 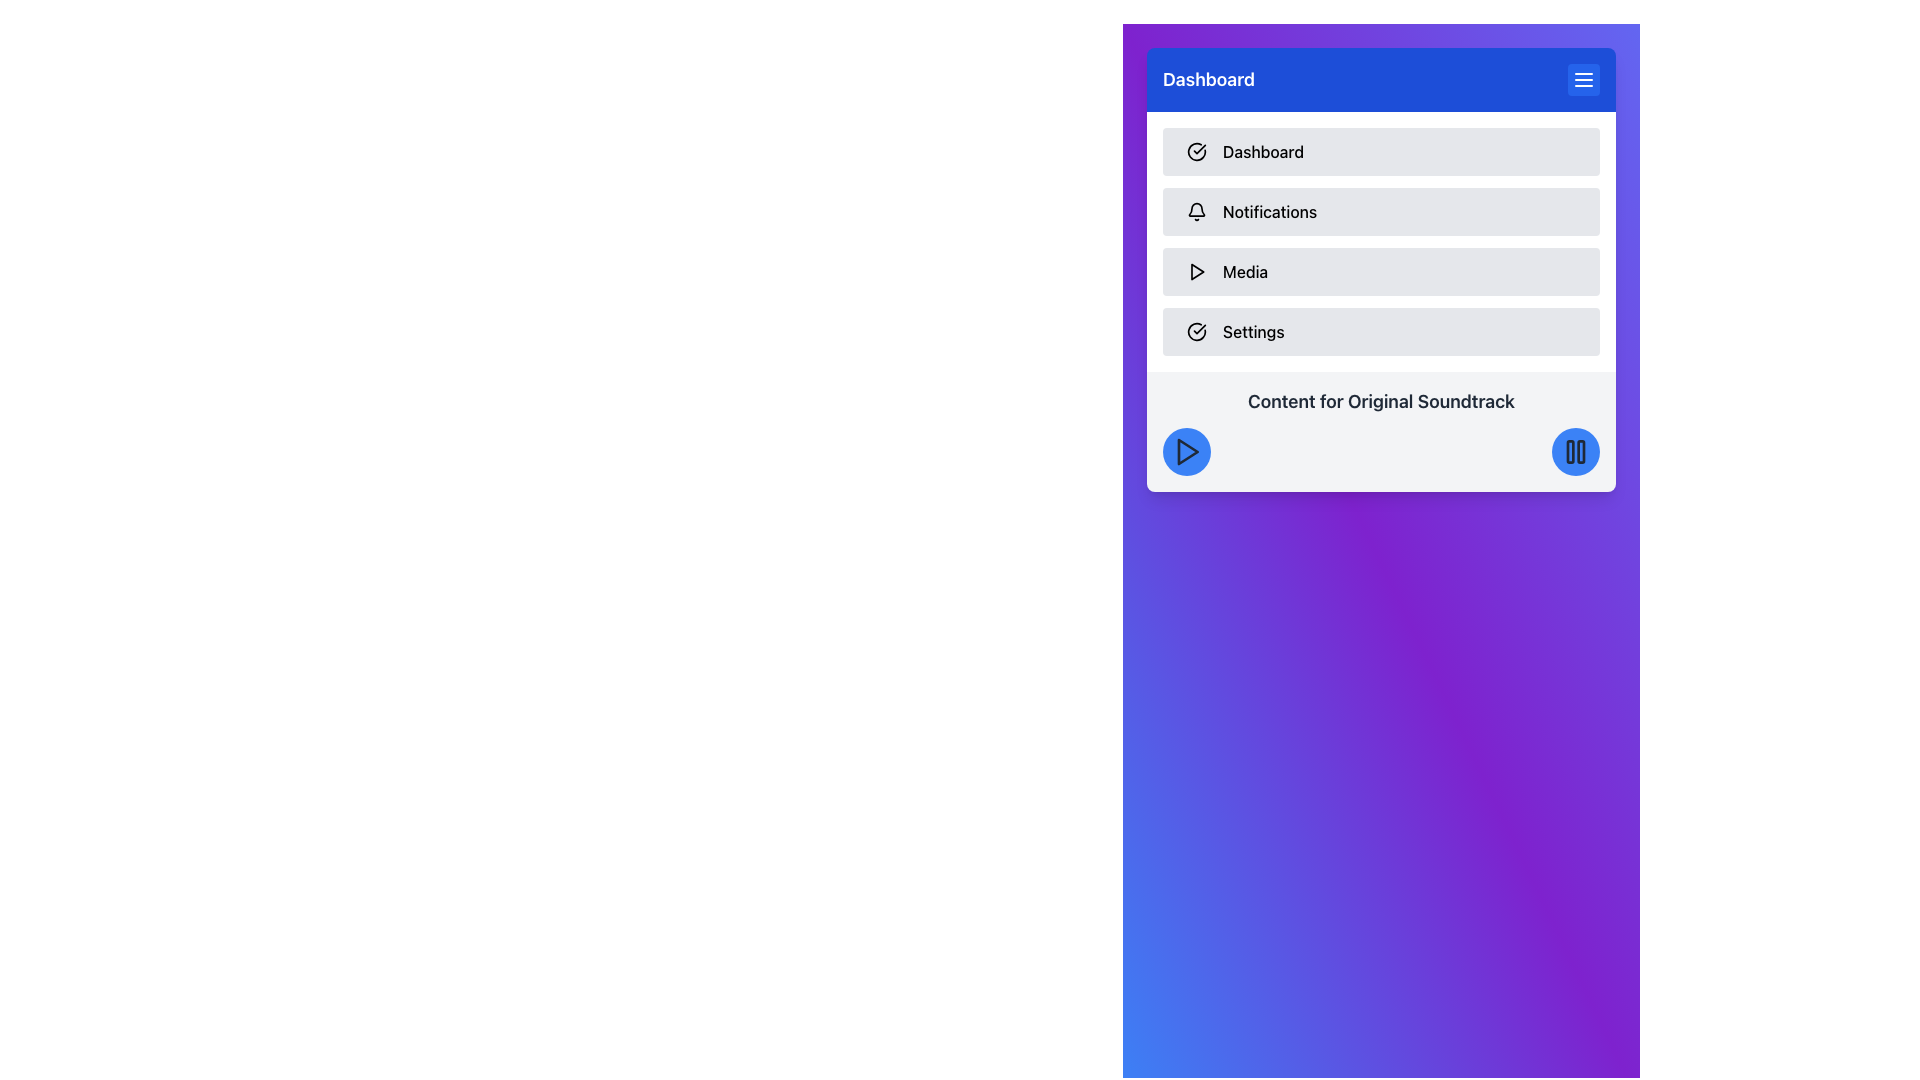 What do you see at coordinates (1380, 401) in the screenshot?
I see `the text label that displays the title or description of the soundtrack or music, which is centrally located within its light gray background block` at bounding box center [1380, 401].